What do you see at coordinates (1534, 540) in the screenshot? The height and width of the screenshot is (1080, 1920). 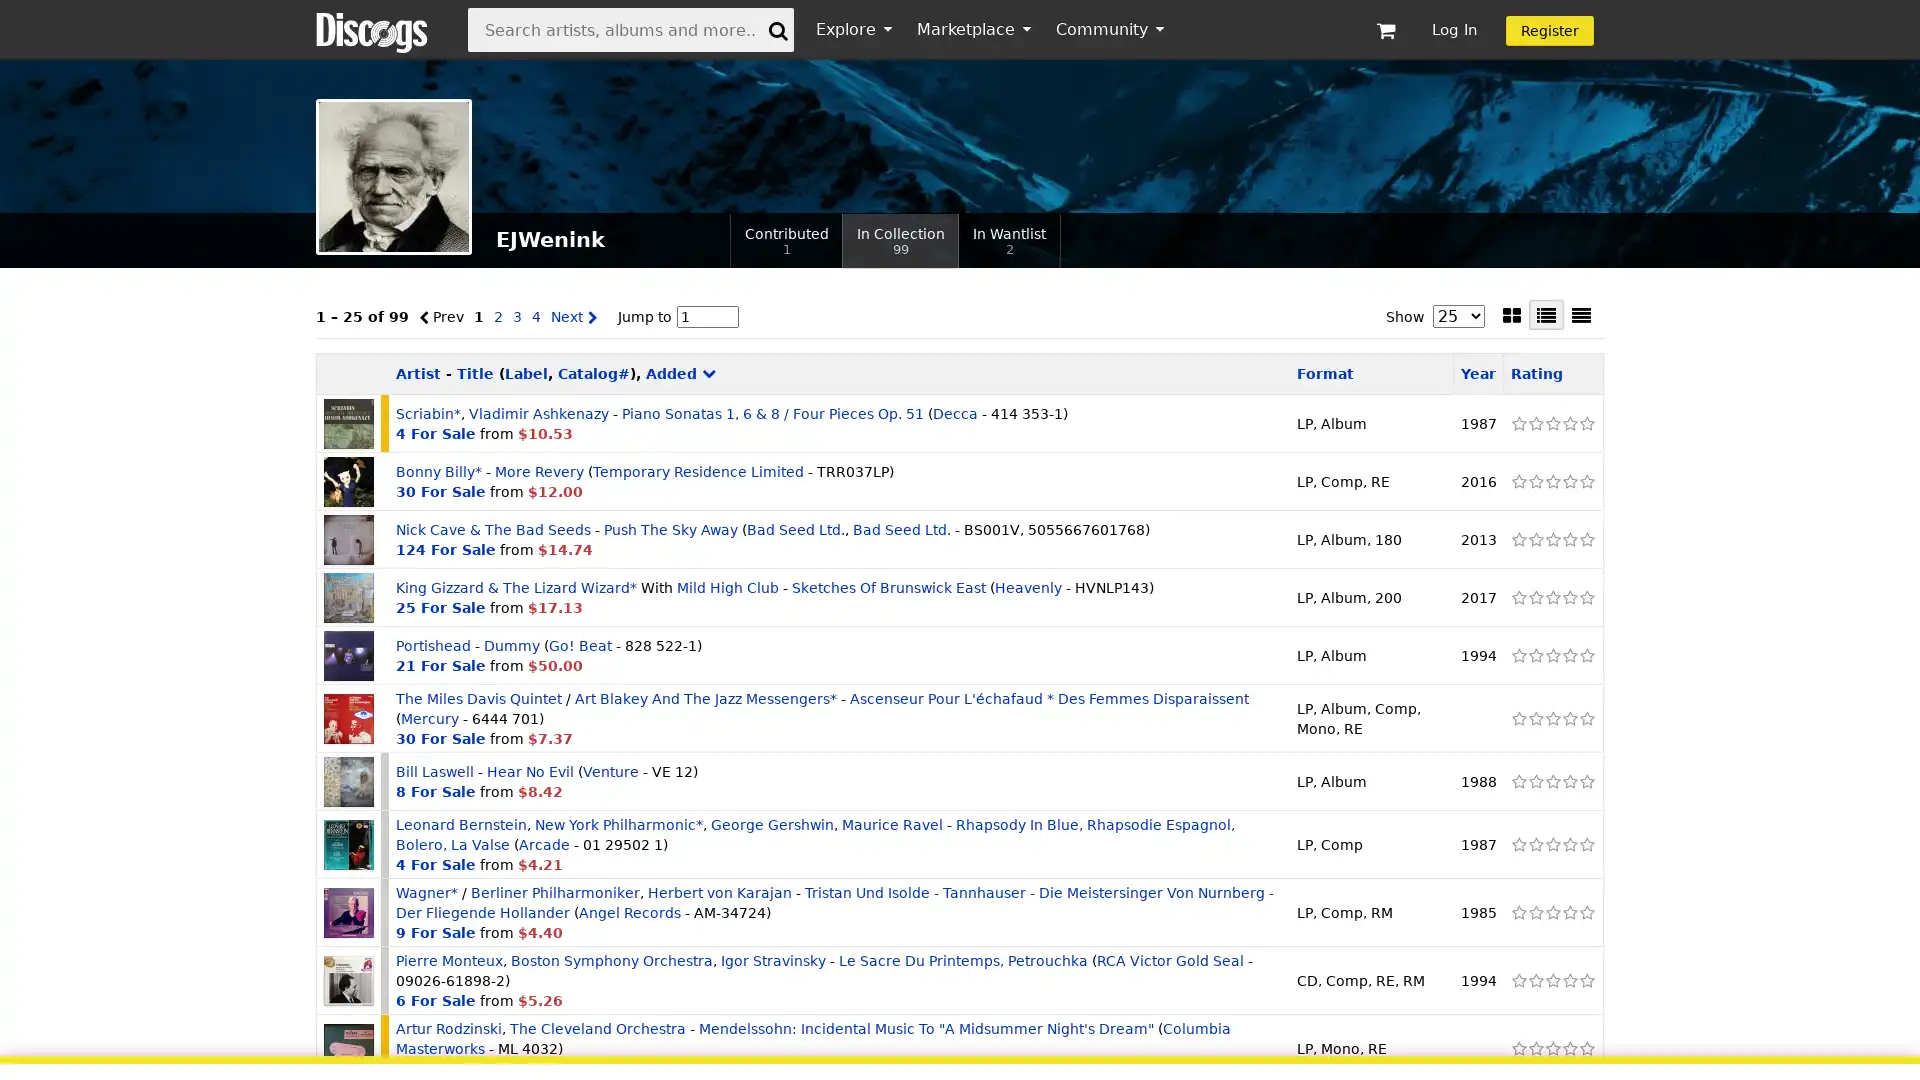 I see `Rate this release 2 stars.` at bounding box center [1534, 540].